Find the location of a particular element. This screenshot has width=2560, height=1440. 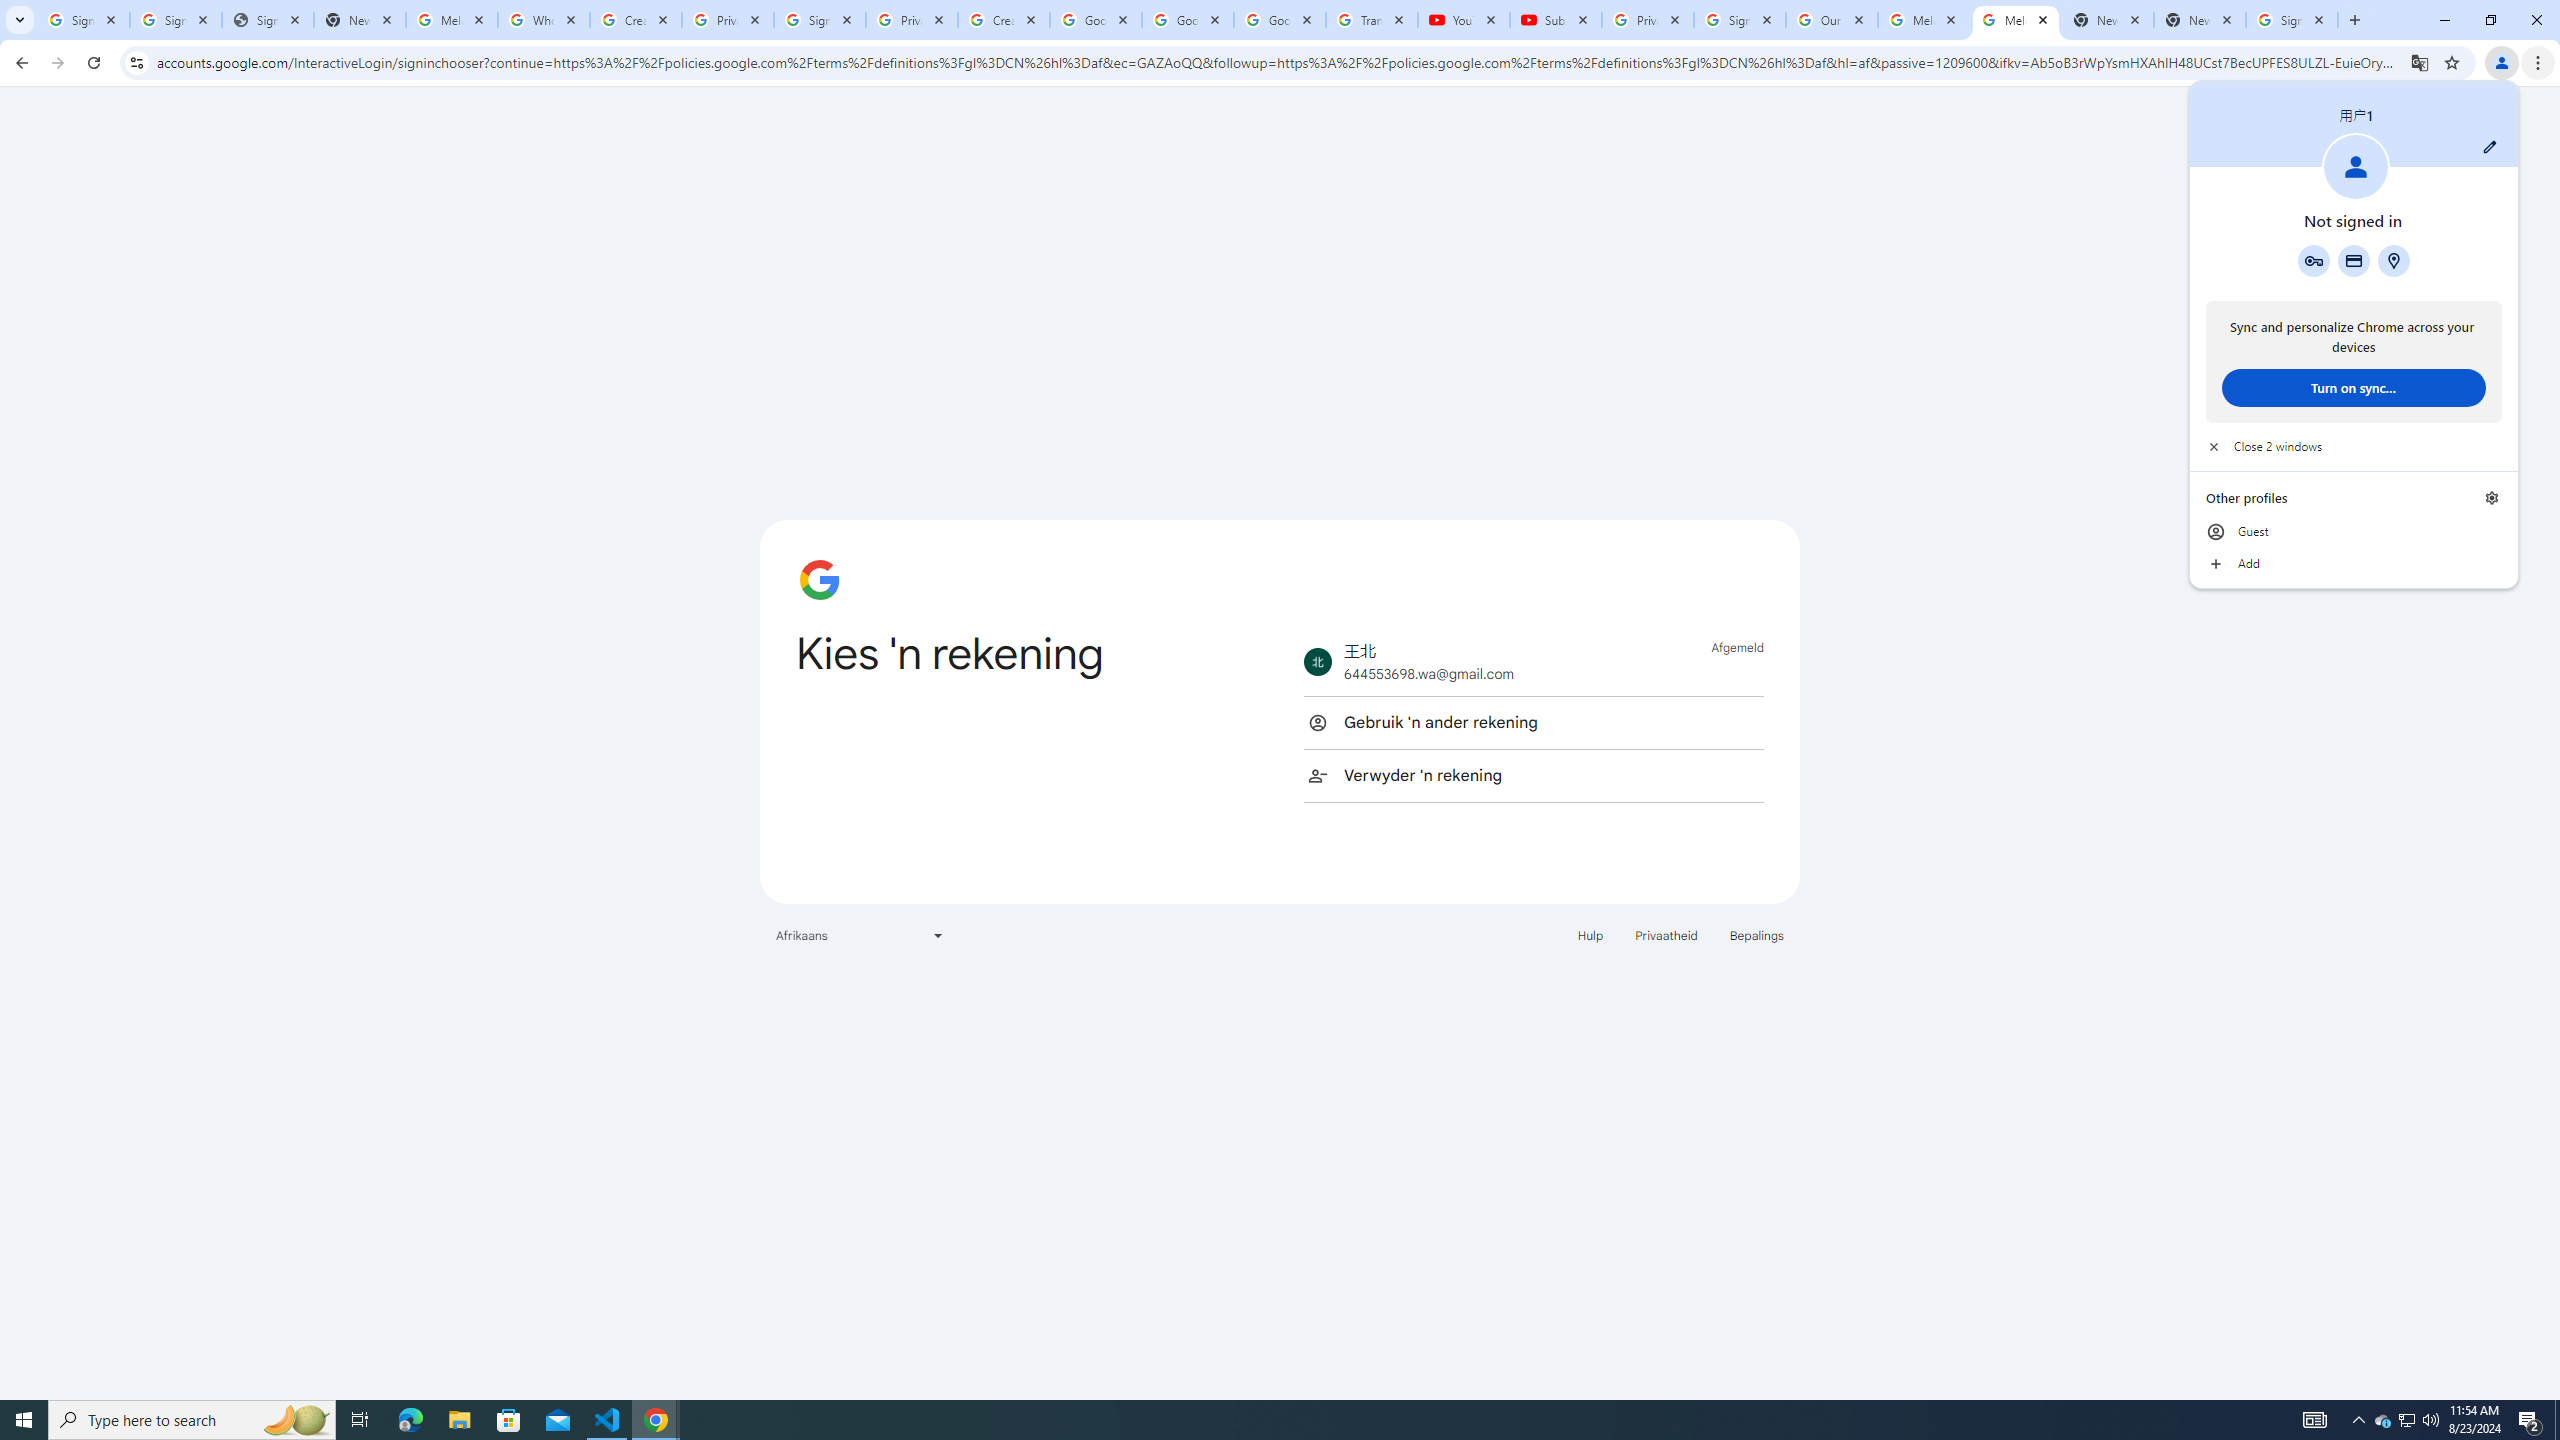

'Verwyder ' is located at coordinates (1532, 774).